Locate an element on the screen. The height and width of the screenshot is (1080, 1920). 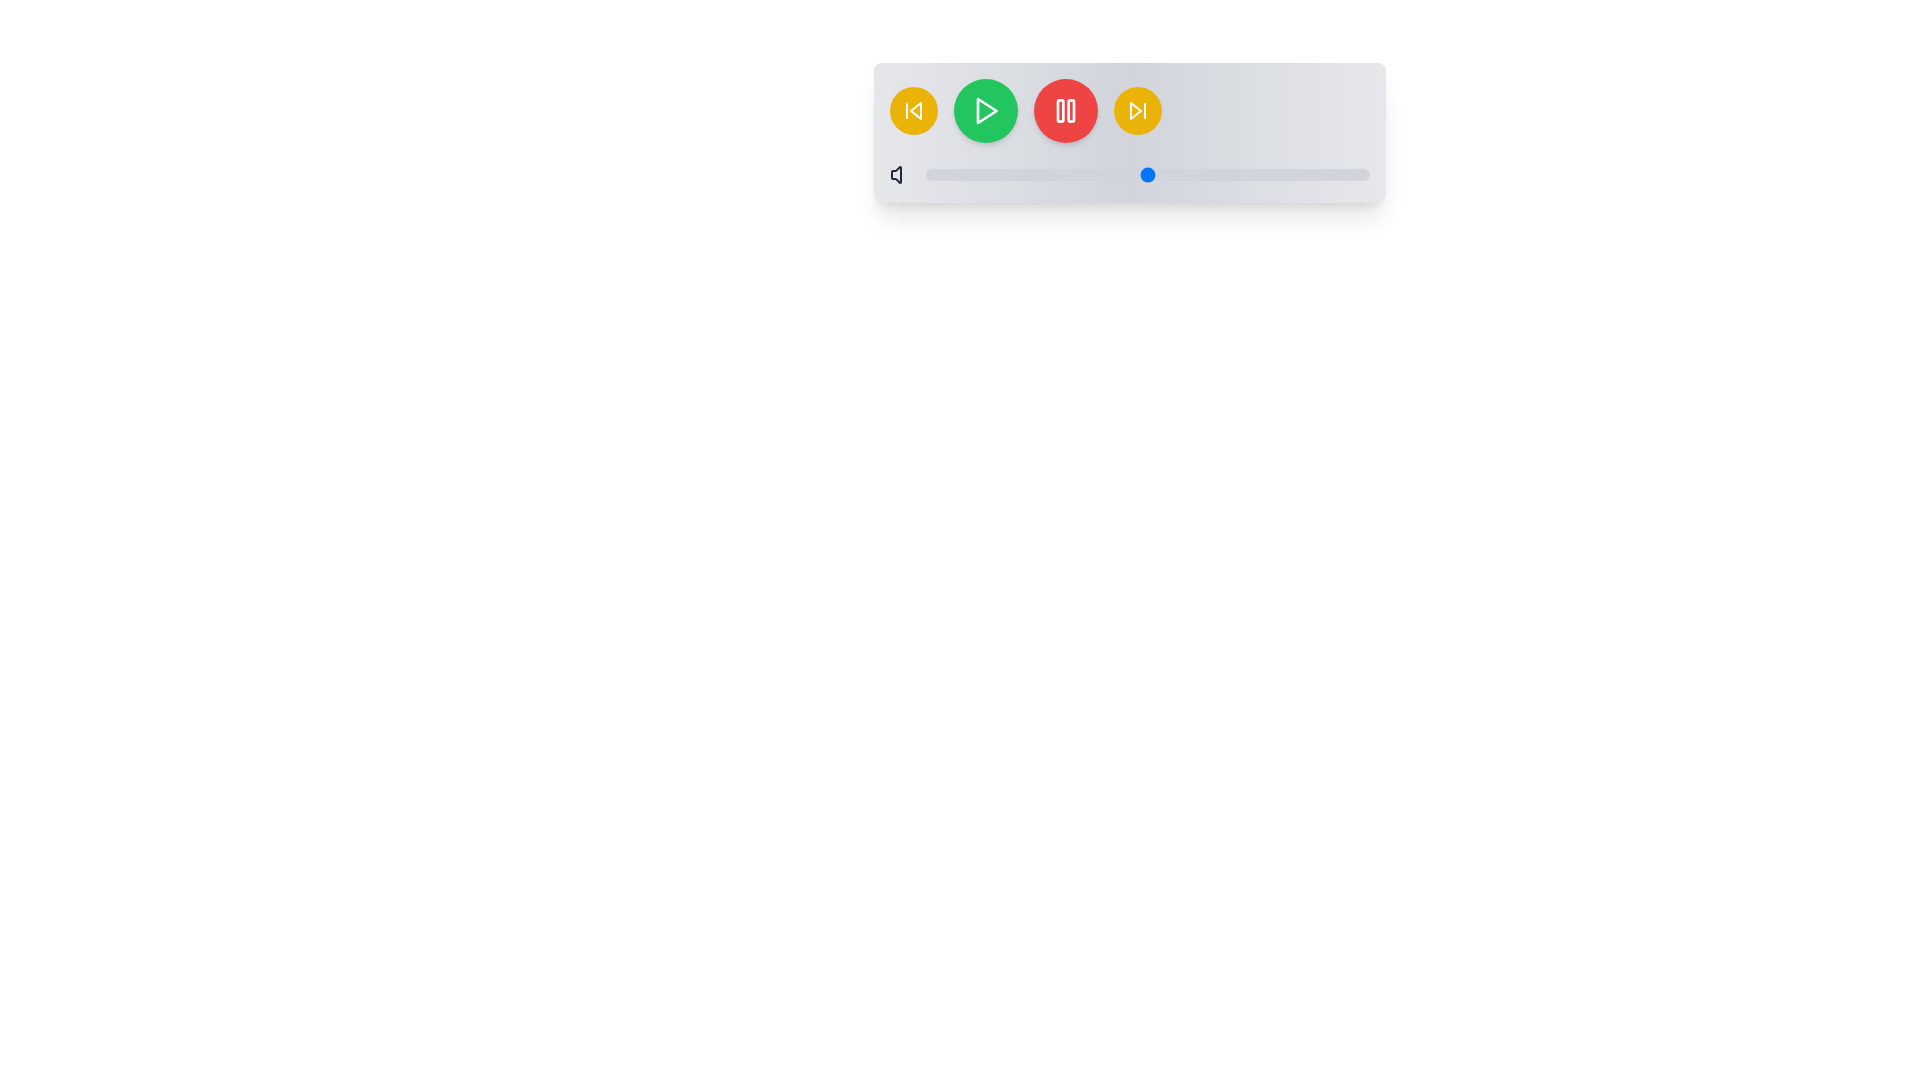
the slider is located at coordinates (1075, 173).